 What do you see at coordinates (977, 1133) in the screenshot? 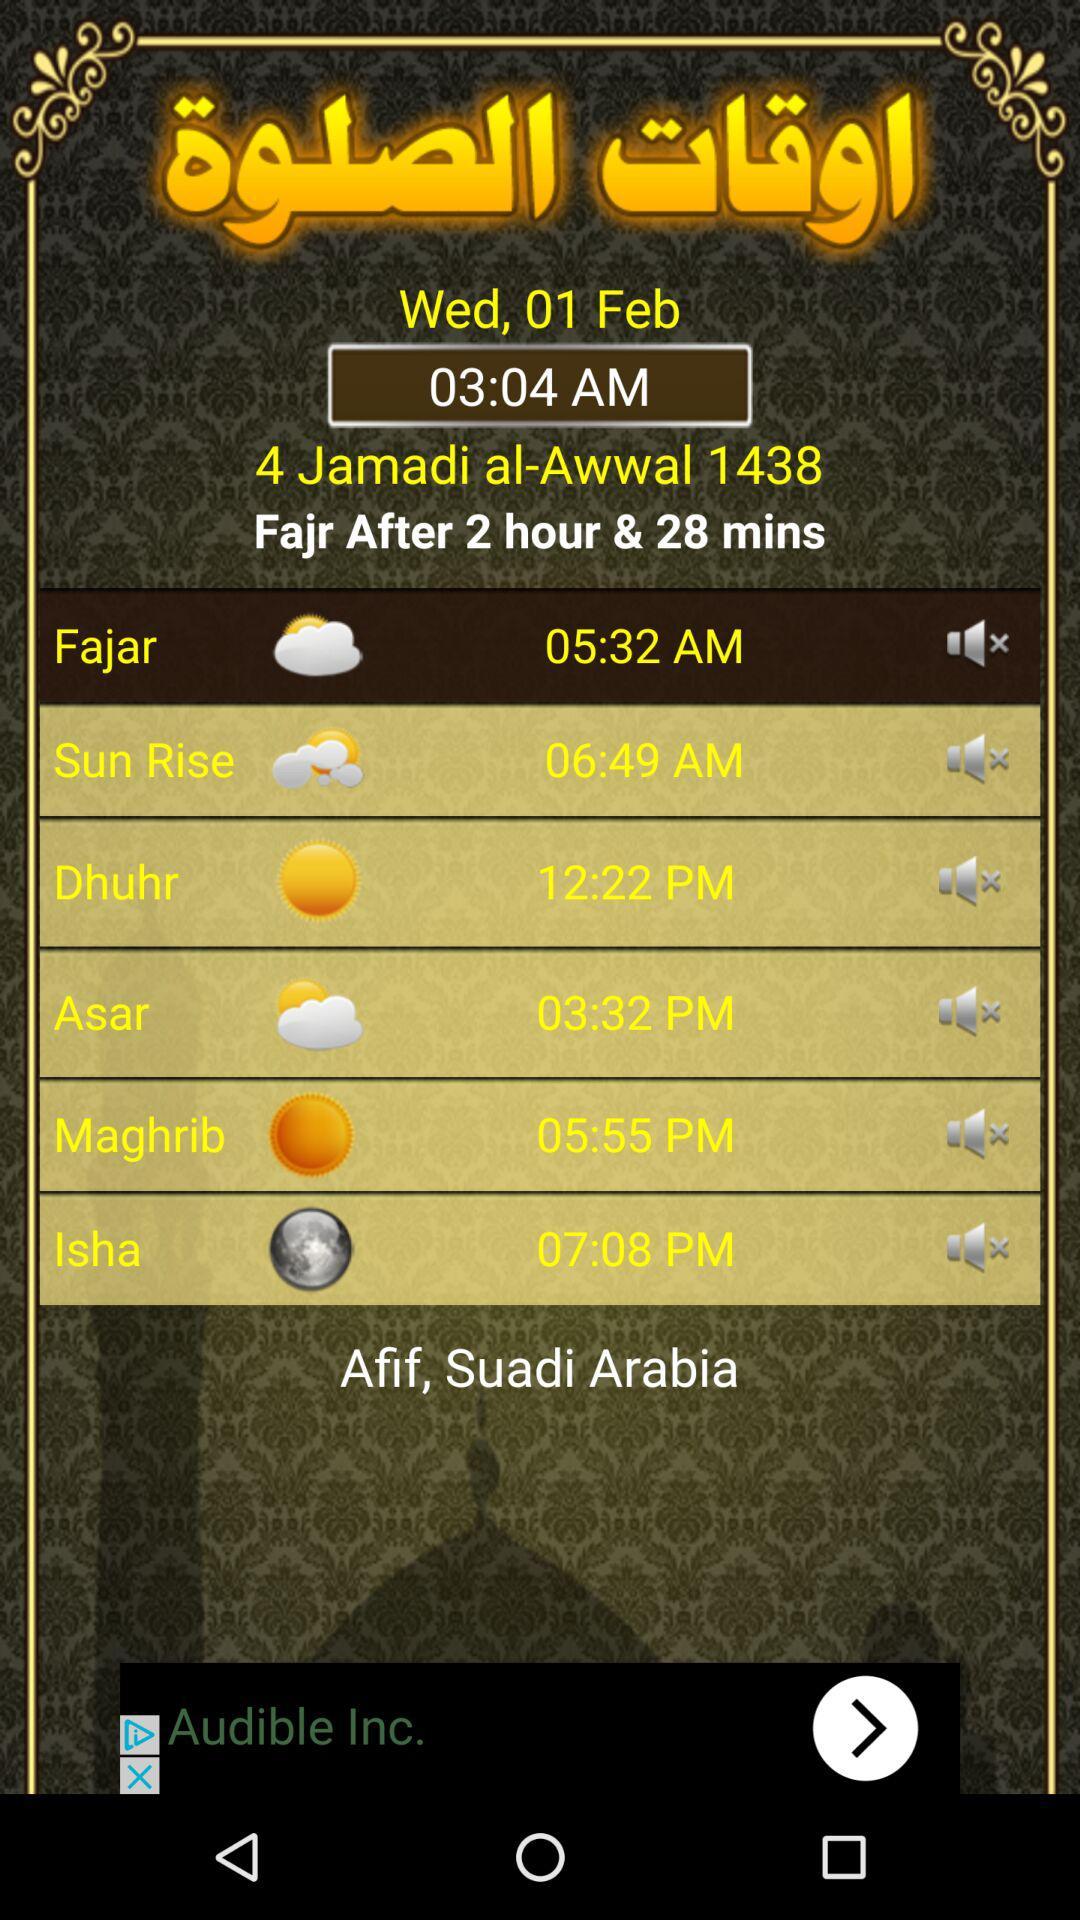
I see `mute audio` at bounding box center [977, 1133].